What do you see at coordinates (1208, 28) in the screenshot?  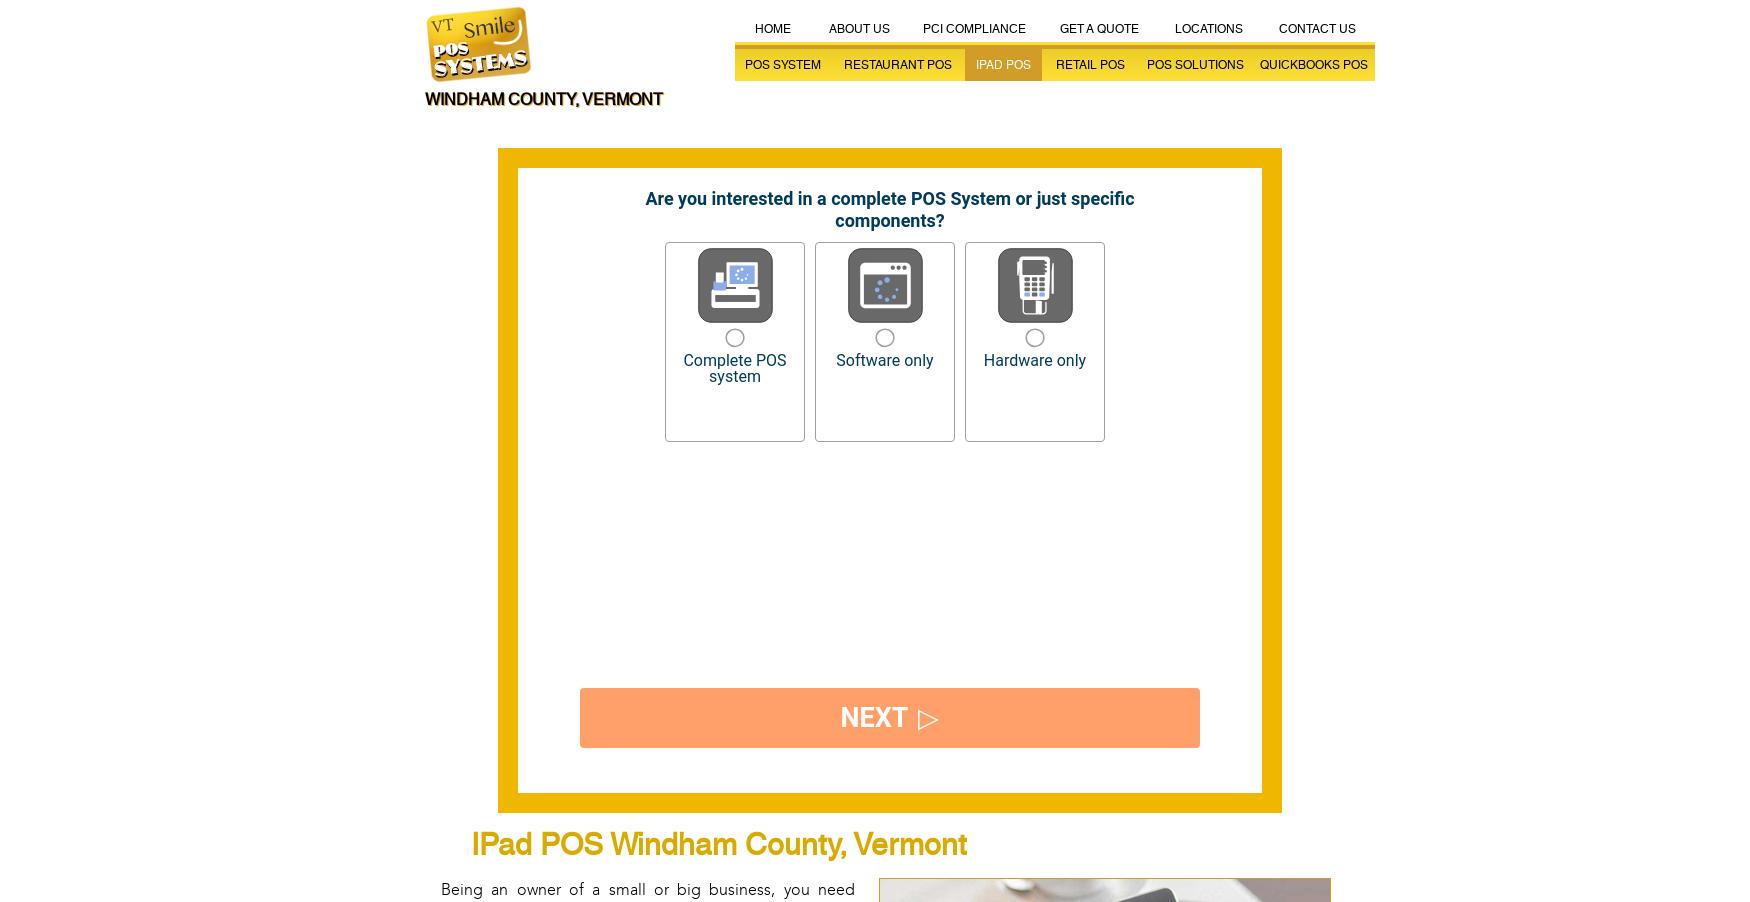 I see `'Locations'` at bounding box center [1208, 28].